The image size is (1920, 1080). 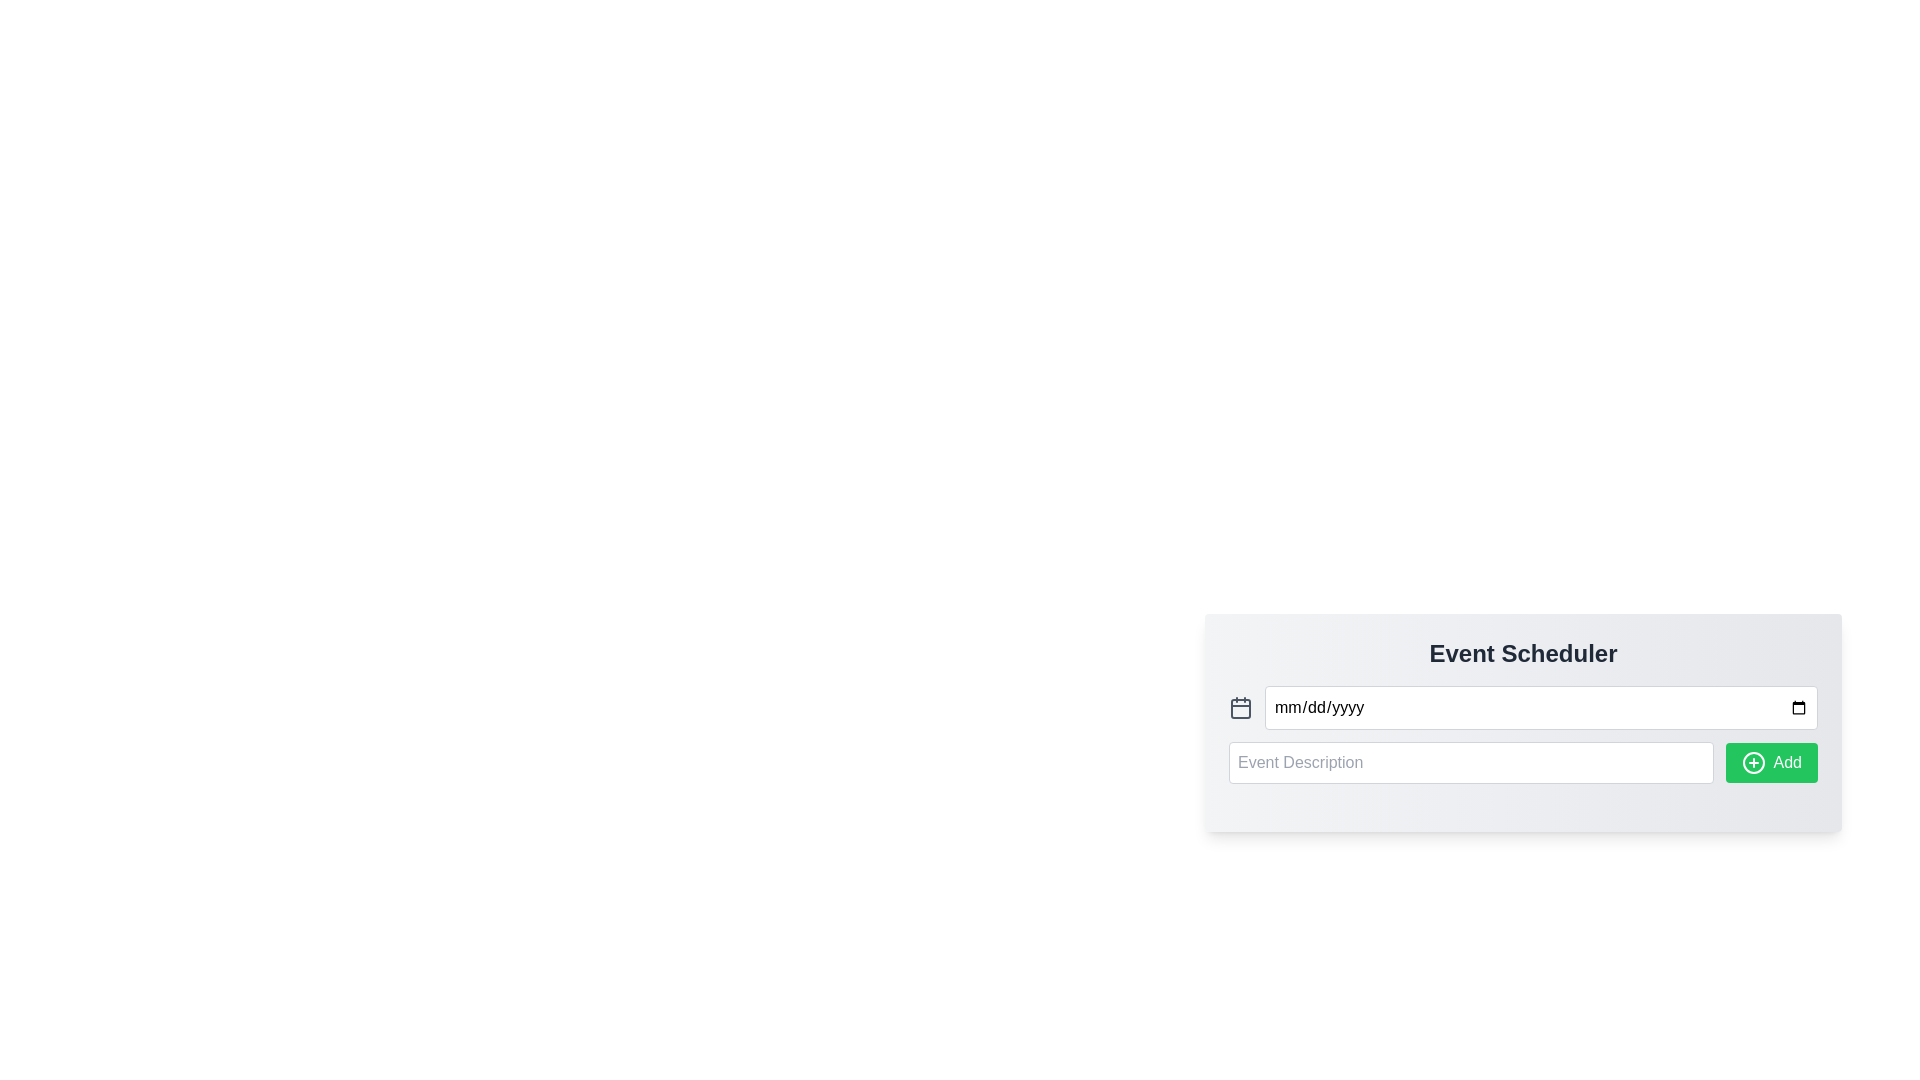 I want to click on the calendar date indicator icon located to the left of the date input field in the 'Event Scheduler' component, so click(x=1240, y=707).